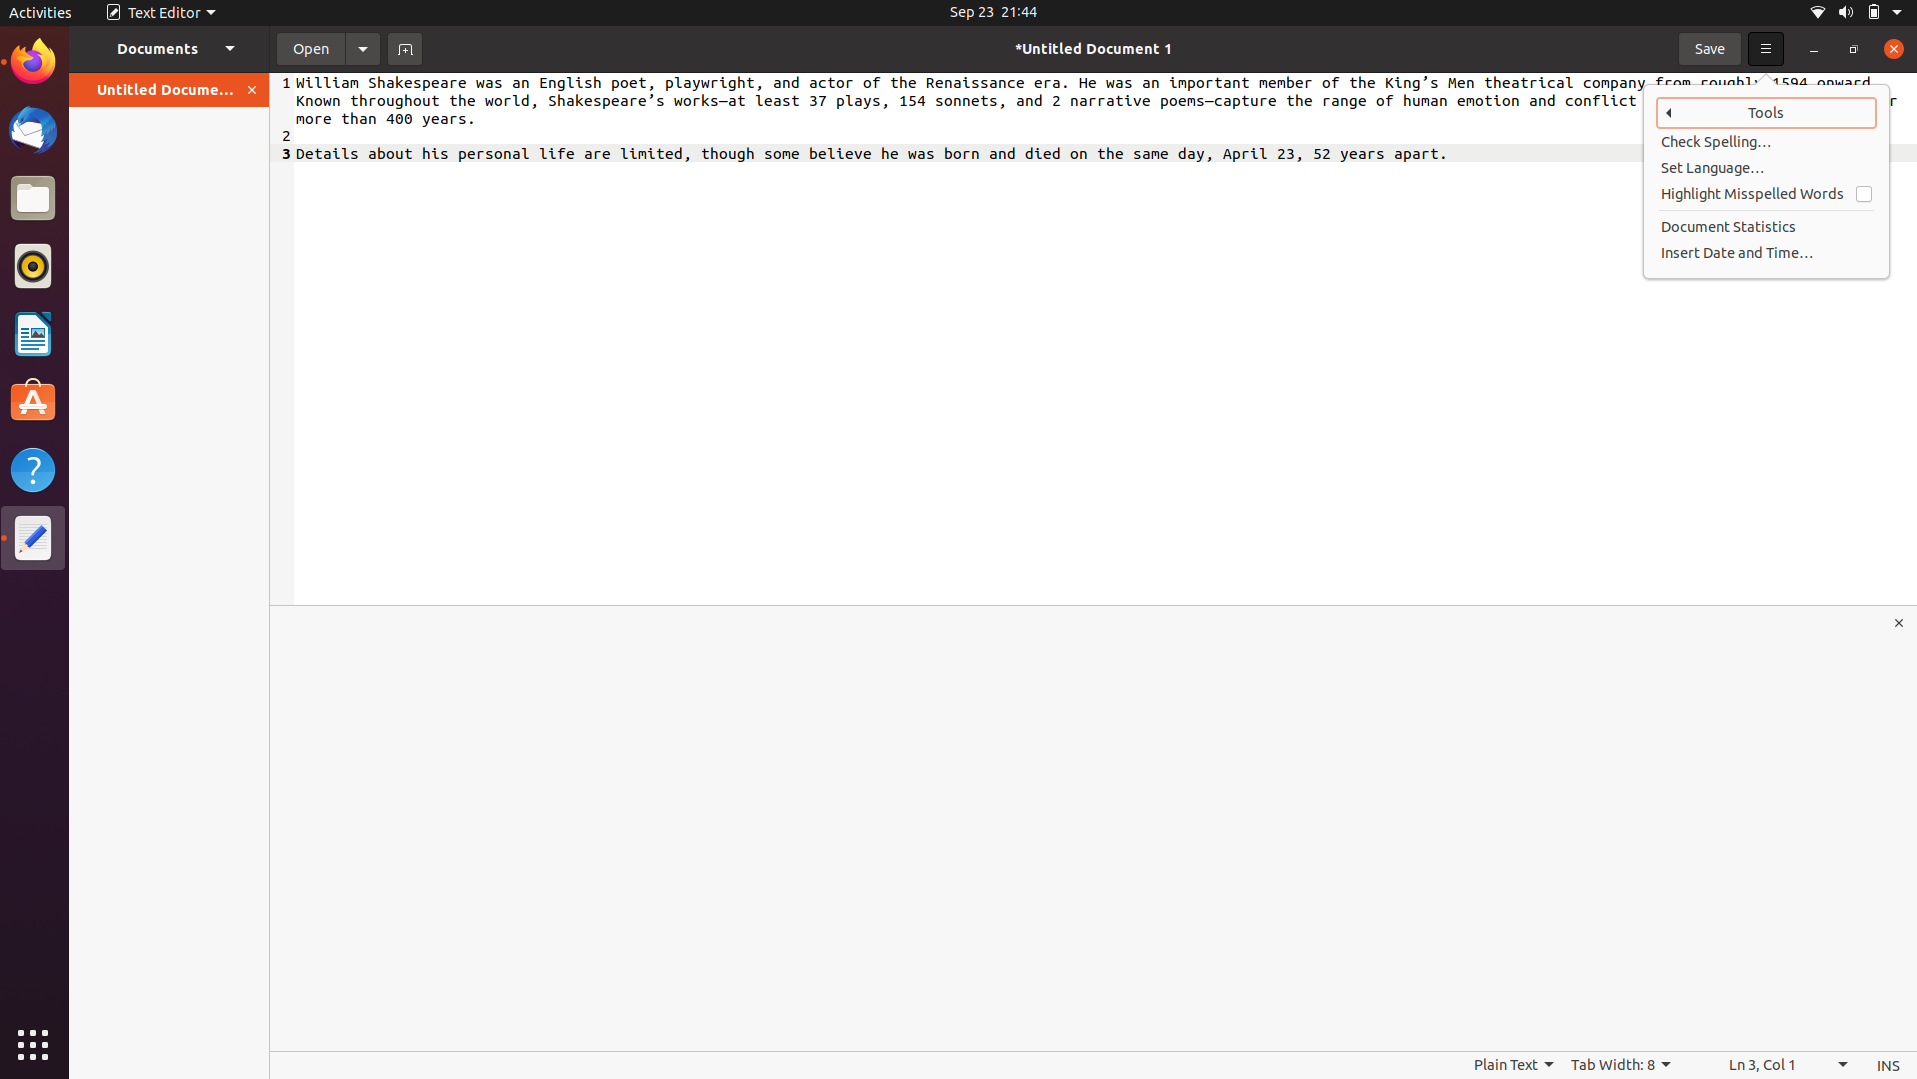  Describe the element at coordinates (1767, 142) in the screenshot. I see `Inspect document for spelling errors` at that location.